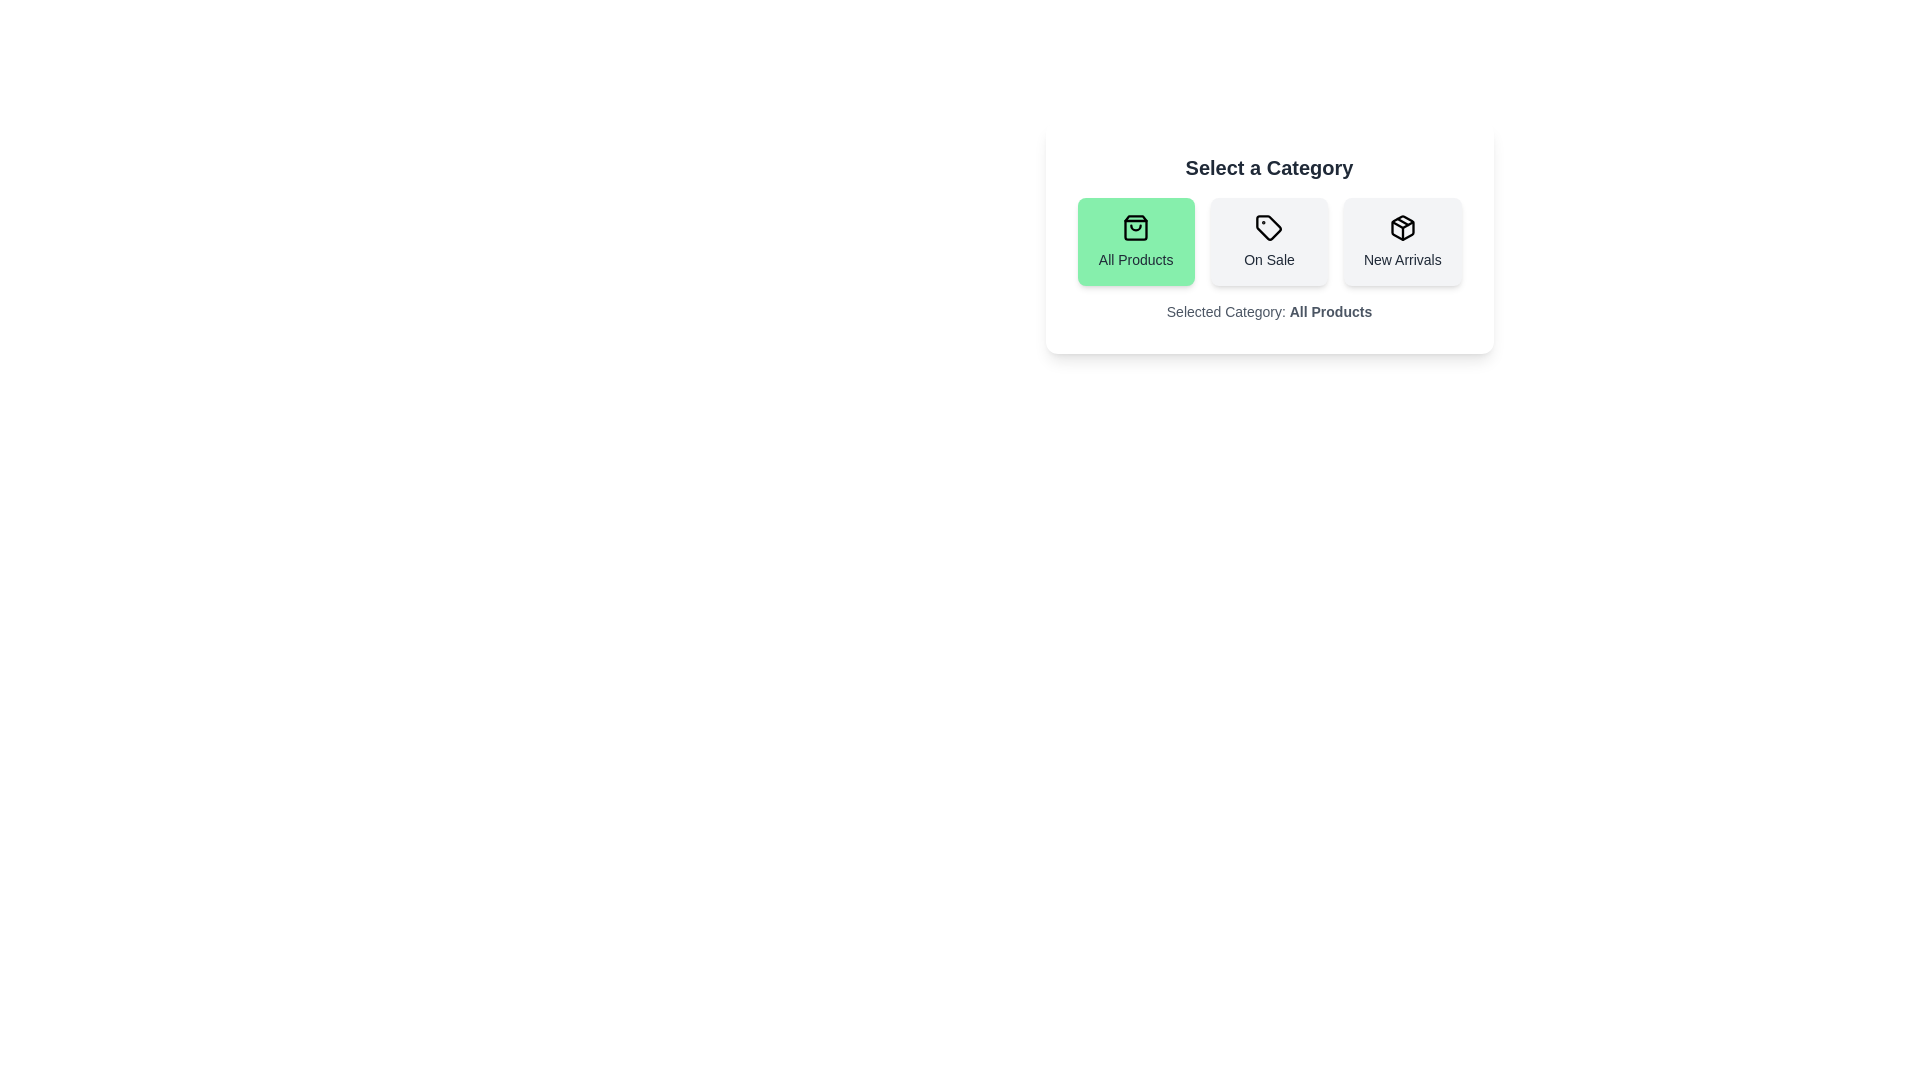 This screenshot has width=1920, height=1080. Describe the element at coordinates (1136, 241) in the screenshot. I see `the category button labeled All Products` at that location.